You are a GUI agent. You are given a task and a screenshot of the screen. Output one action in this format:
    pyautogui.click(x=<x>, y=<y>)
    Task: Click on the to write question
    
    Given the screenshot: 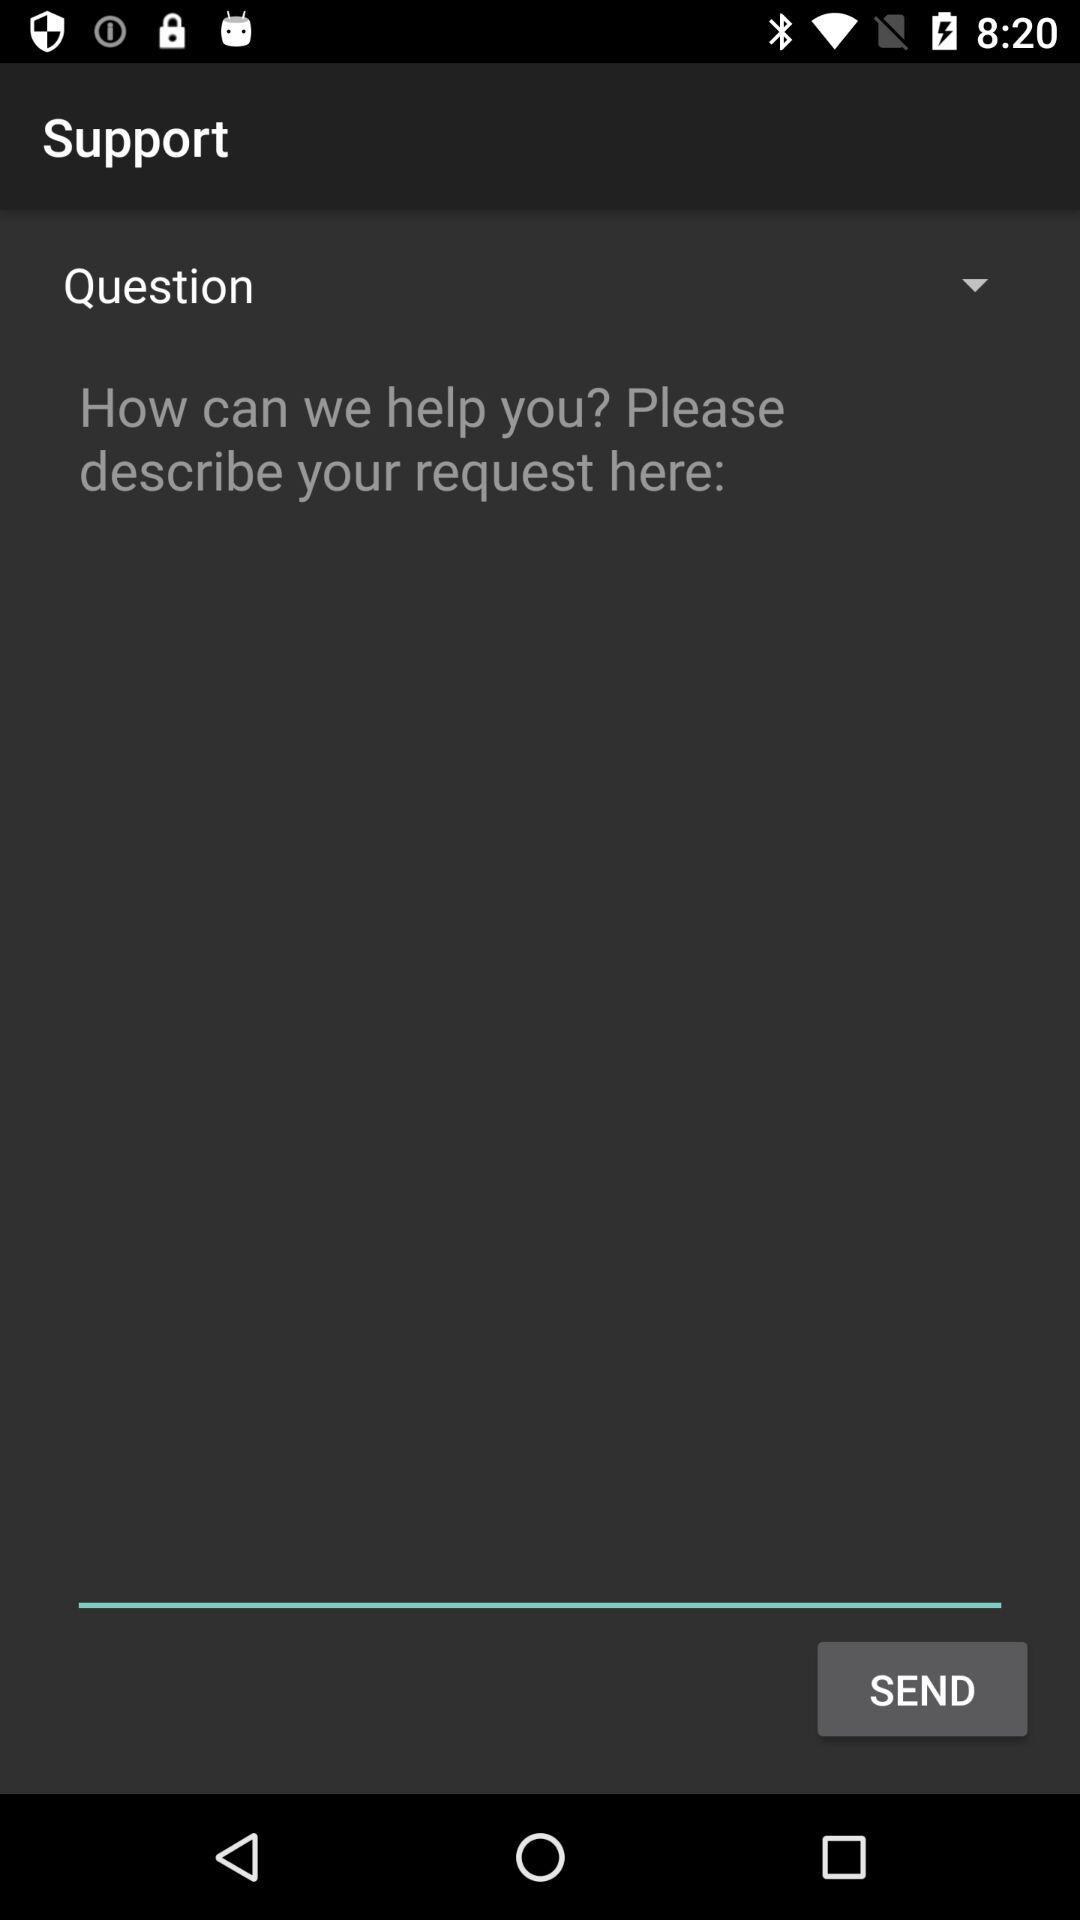 What is the action you would take?
    pyautogui.click(x=540, y=984)
    